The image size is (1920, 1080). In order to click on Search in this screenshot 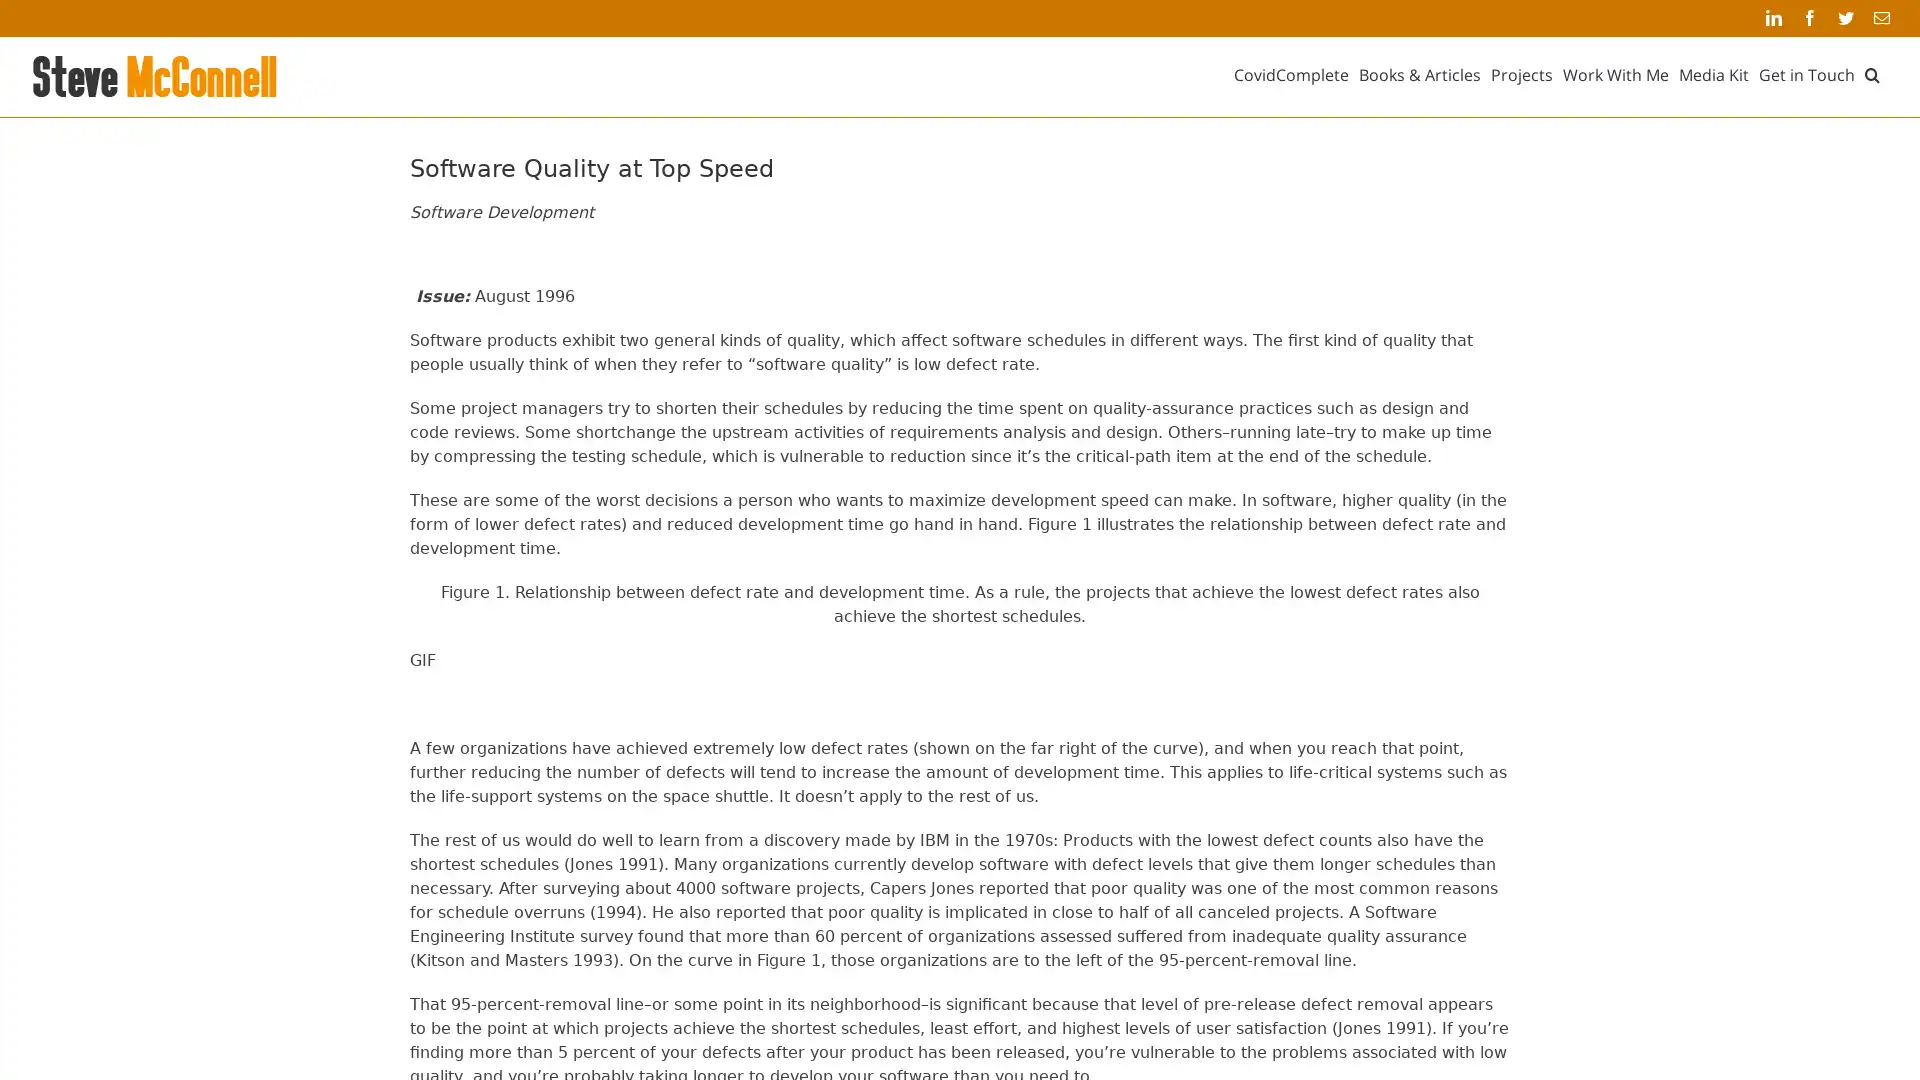, I will do `click(1871, 73)`.